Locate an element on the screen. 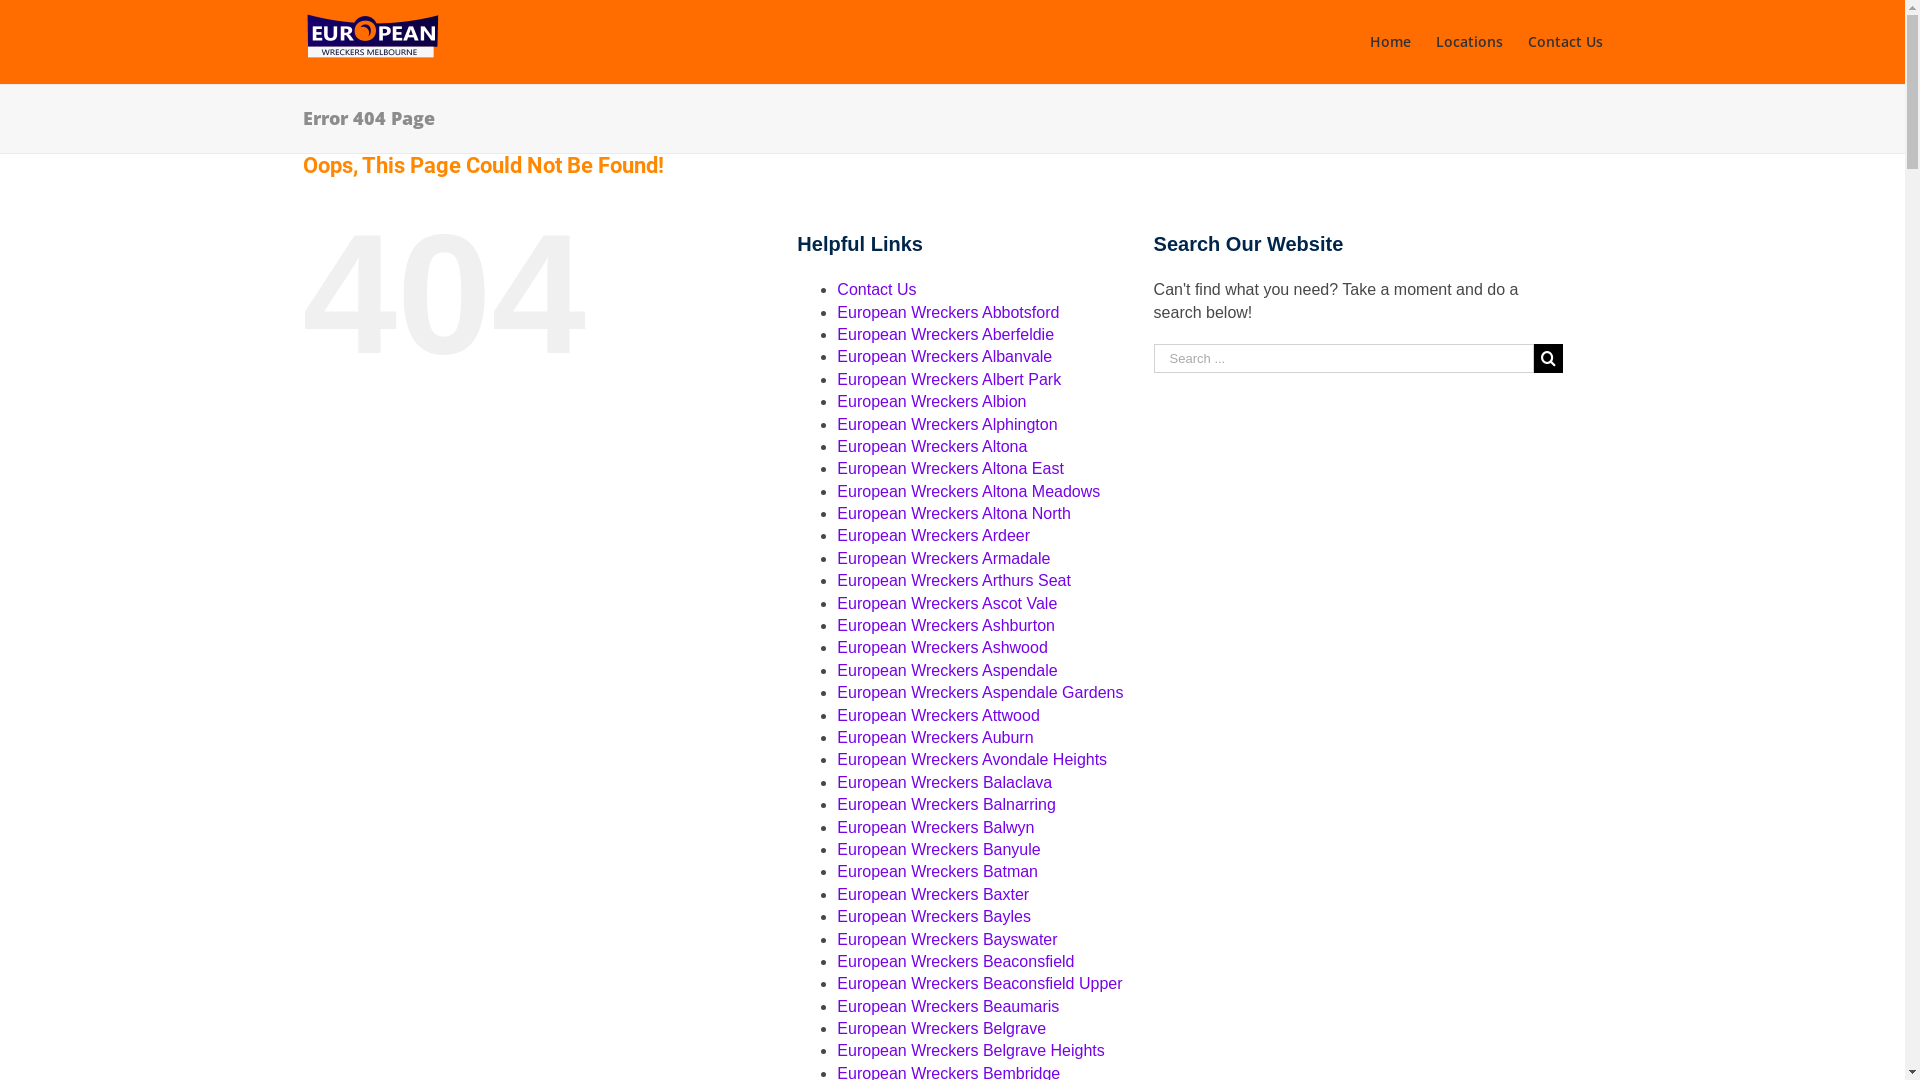  'European Wreckers Balwyn' is located at coordinates (934, 827).